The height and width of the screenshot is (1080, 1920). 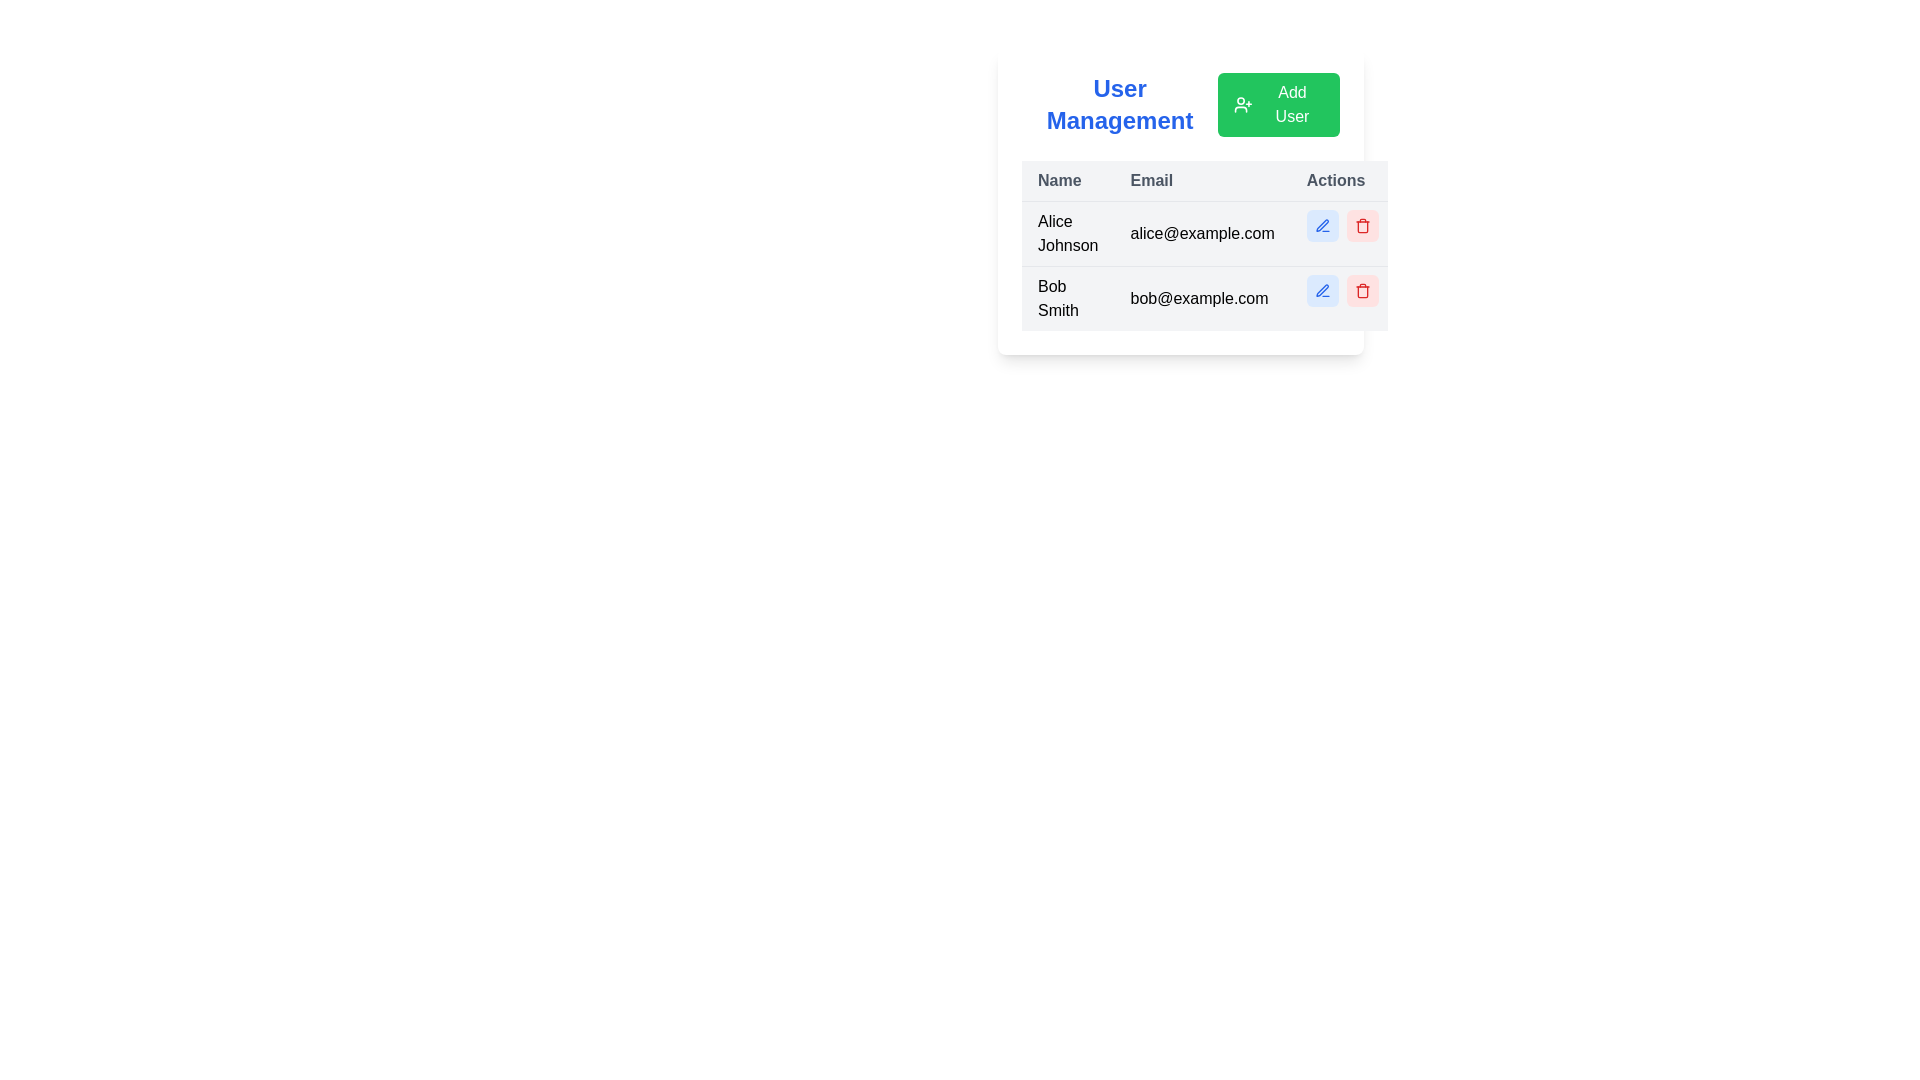 I want to click on the edit button in the Actions column of the table row corresponding to 'Bob Smith', so click(x=1322, y=290).